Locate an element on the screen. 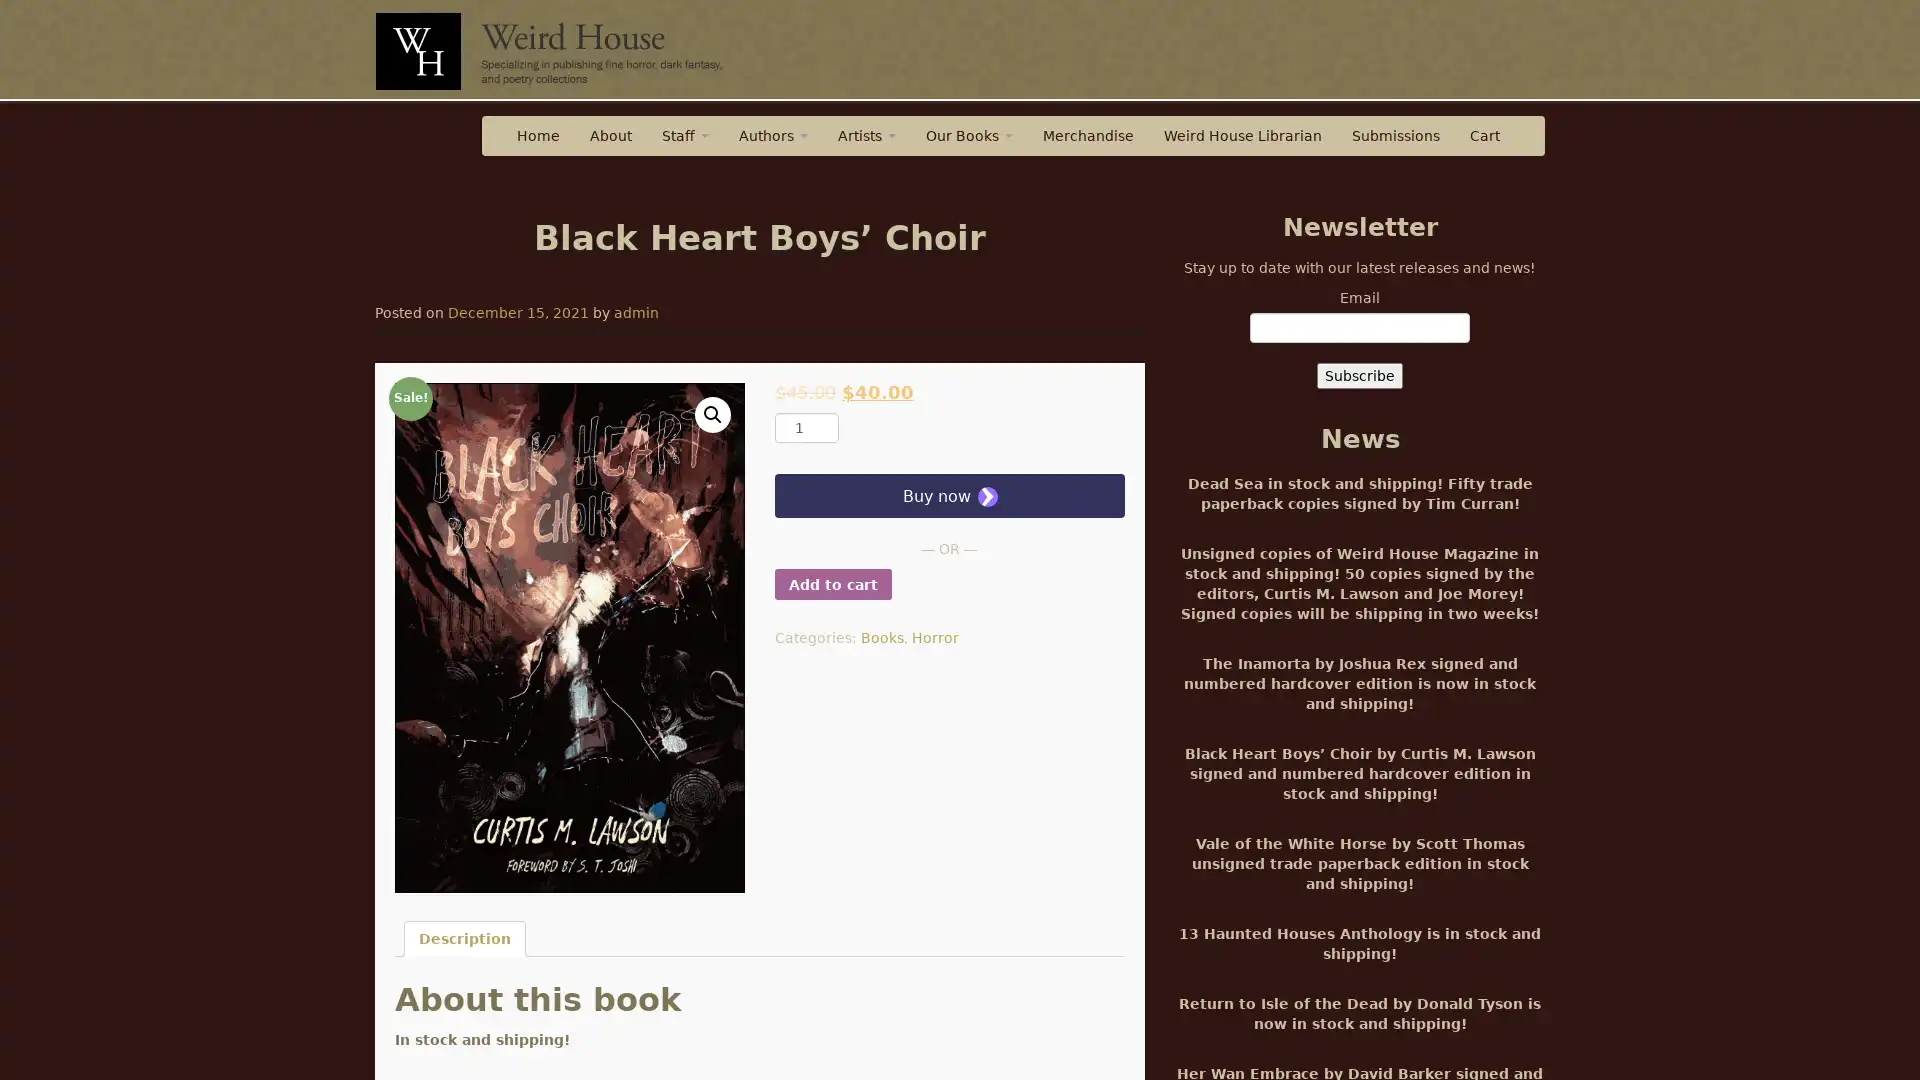 The width and height of the screenshot is (1920, 1080). Subscribe is located at coordinates (1359, 375).